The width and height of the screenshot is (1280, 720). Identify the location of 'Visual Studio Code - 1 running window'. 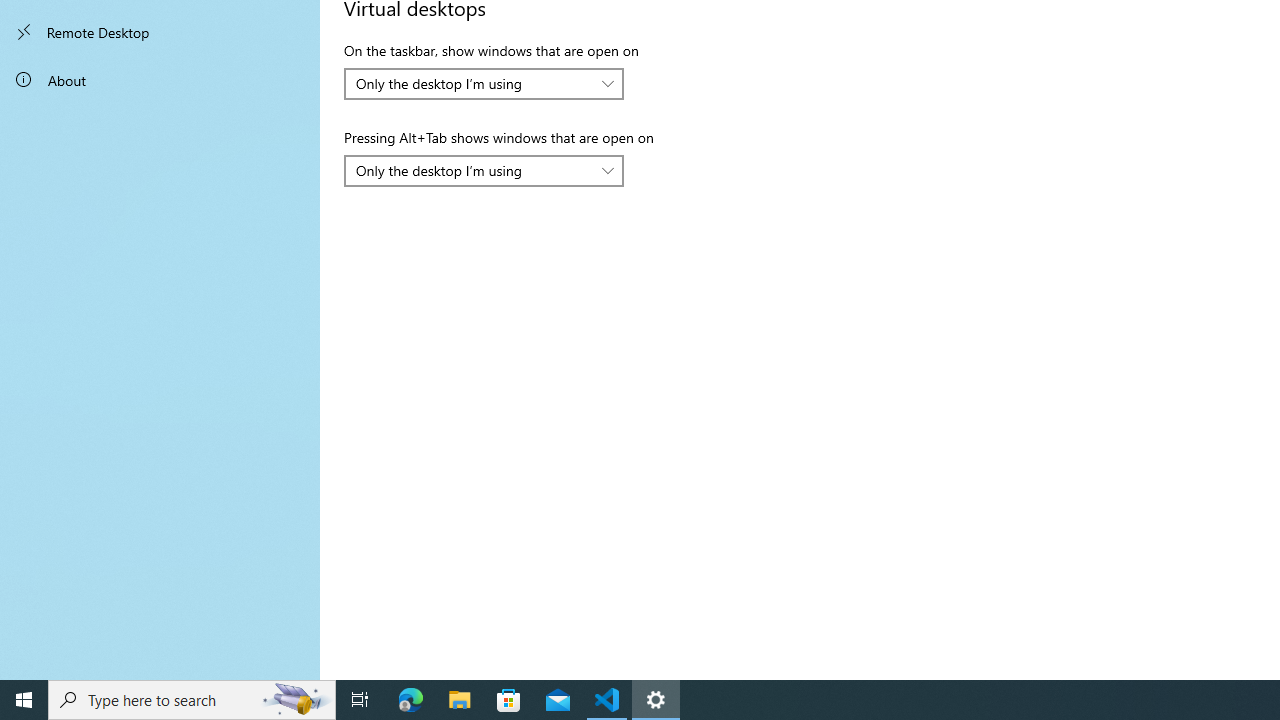
(606, 698).